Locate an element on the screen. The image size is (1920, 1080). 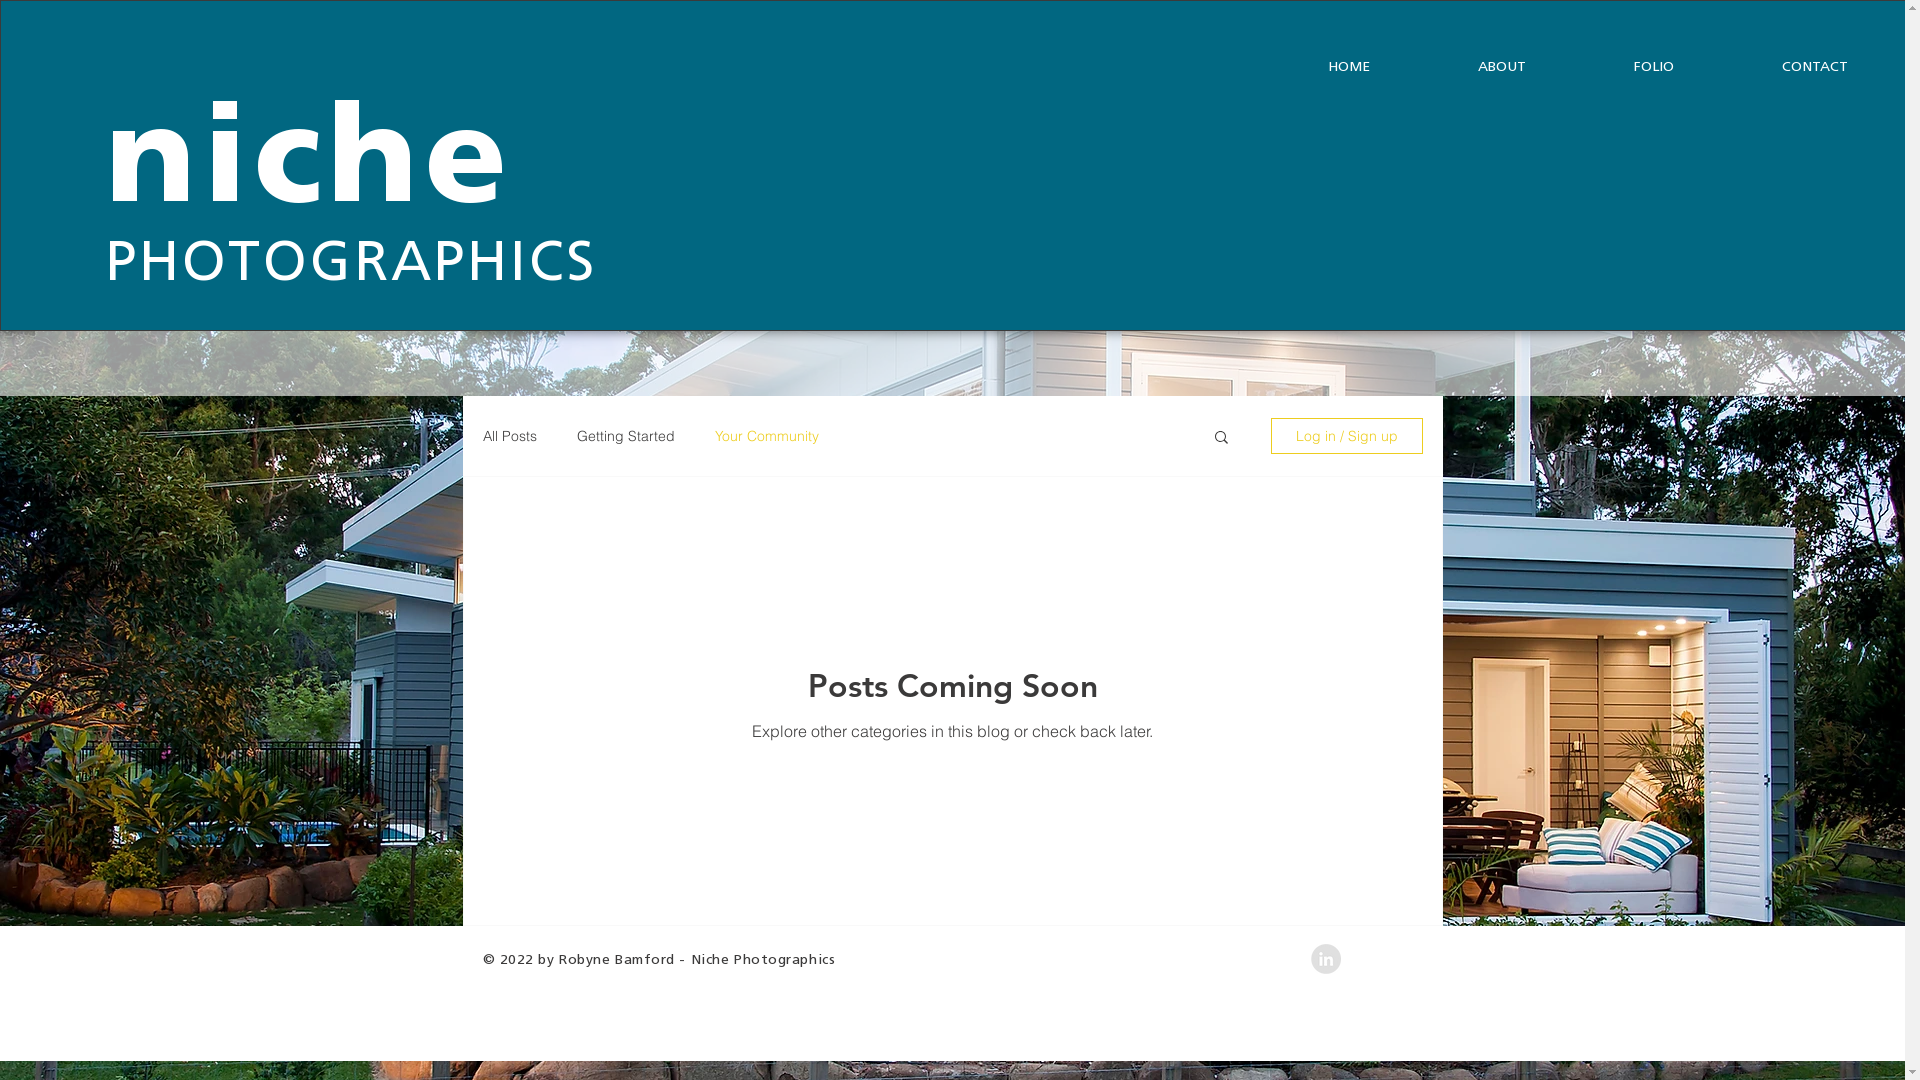
'All Posts' is located at coordinates (508, 434).